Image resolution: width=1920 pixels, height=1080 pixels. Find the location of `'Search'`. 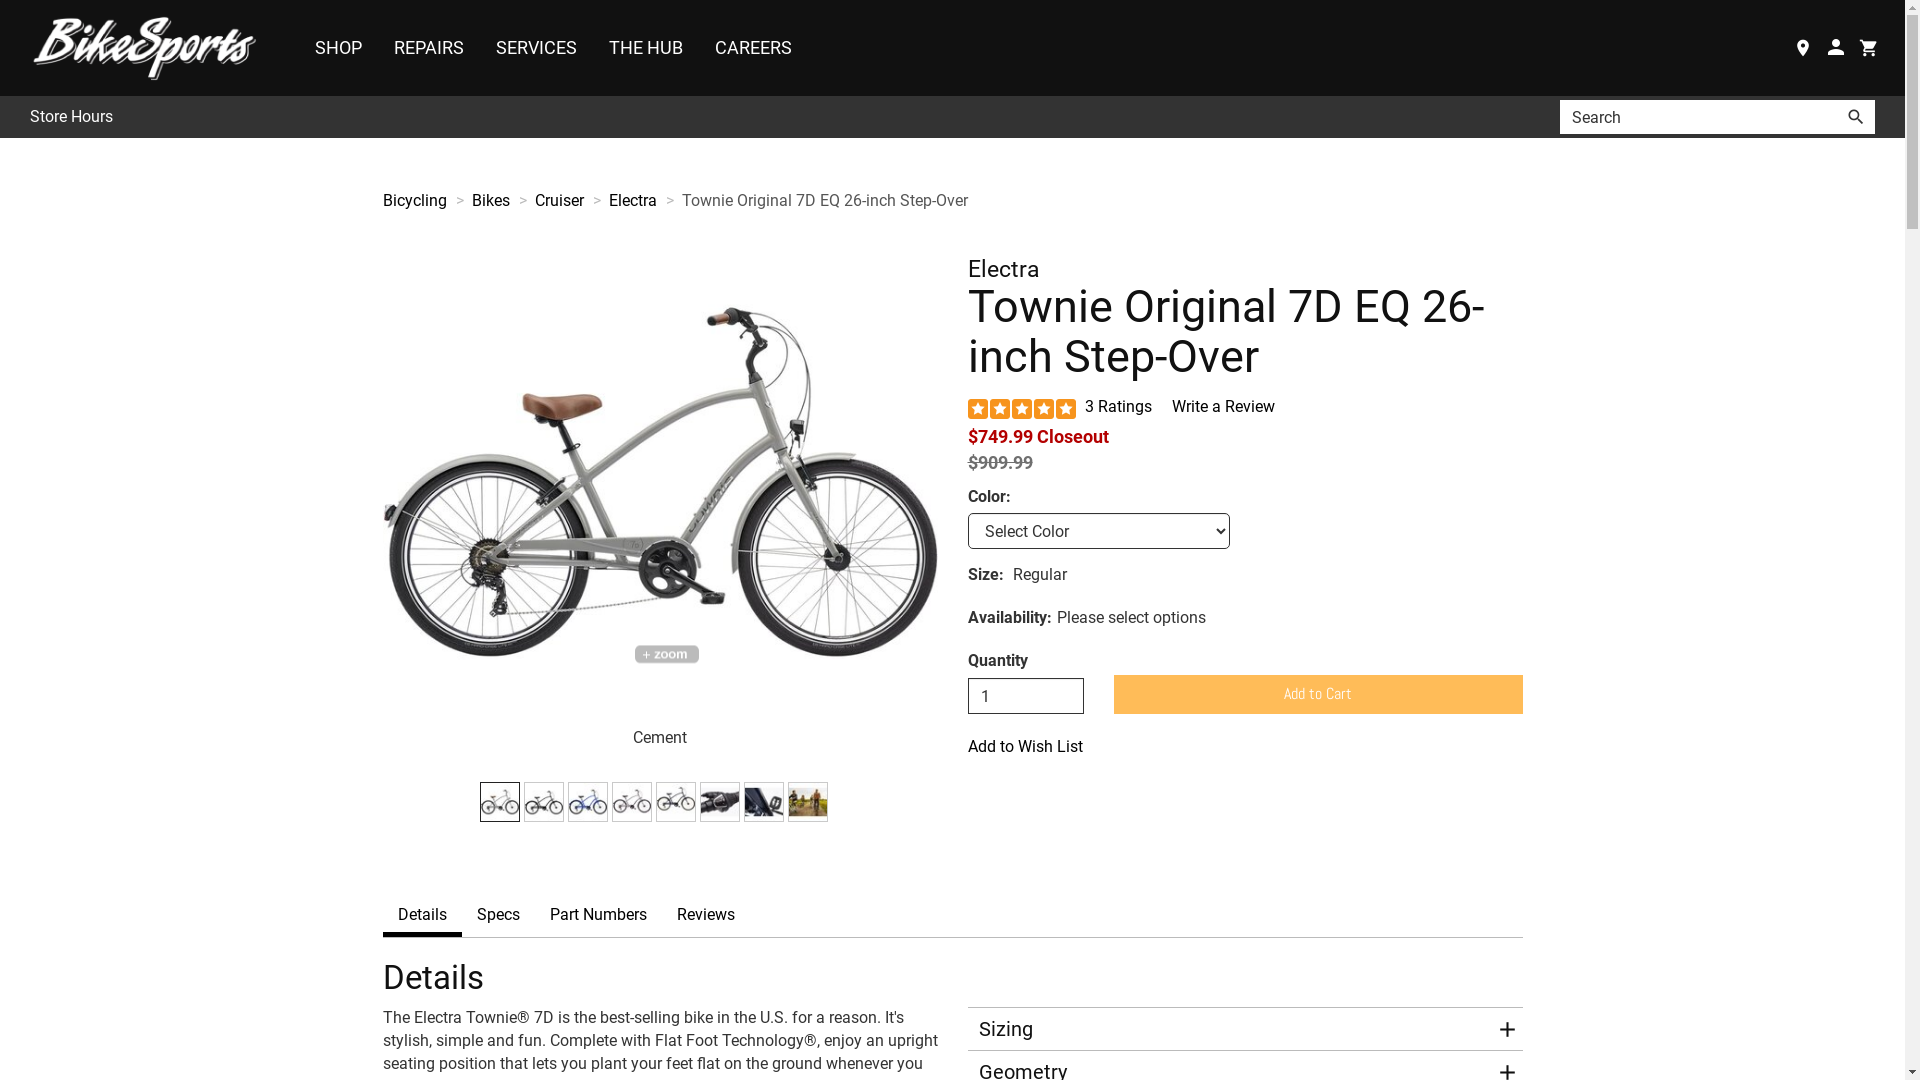

'Search' is located at coordinates (1855, 116).